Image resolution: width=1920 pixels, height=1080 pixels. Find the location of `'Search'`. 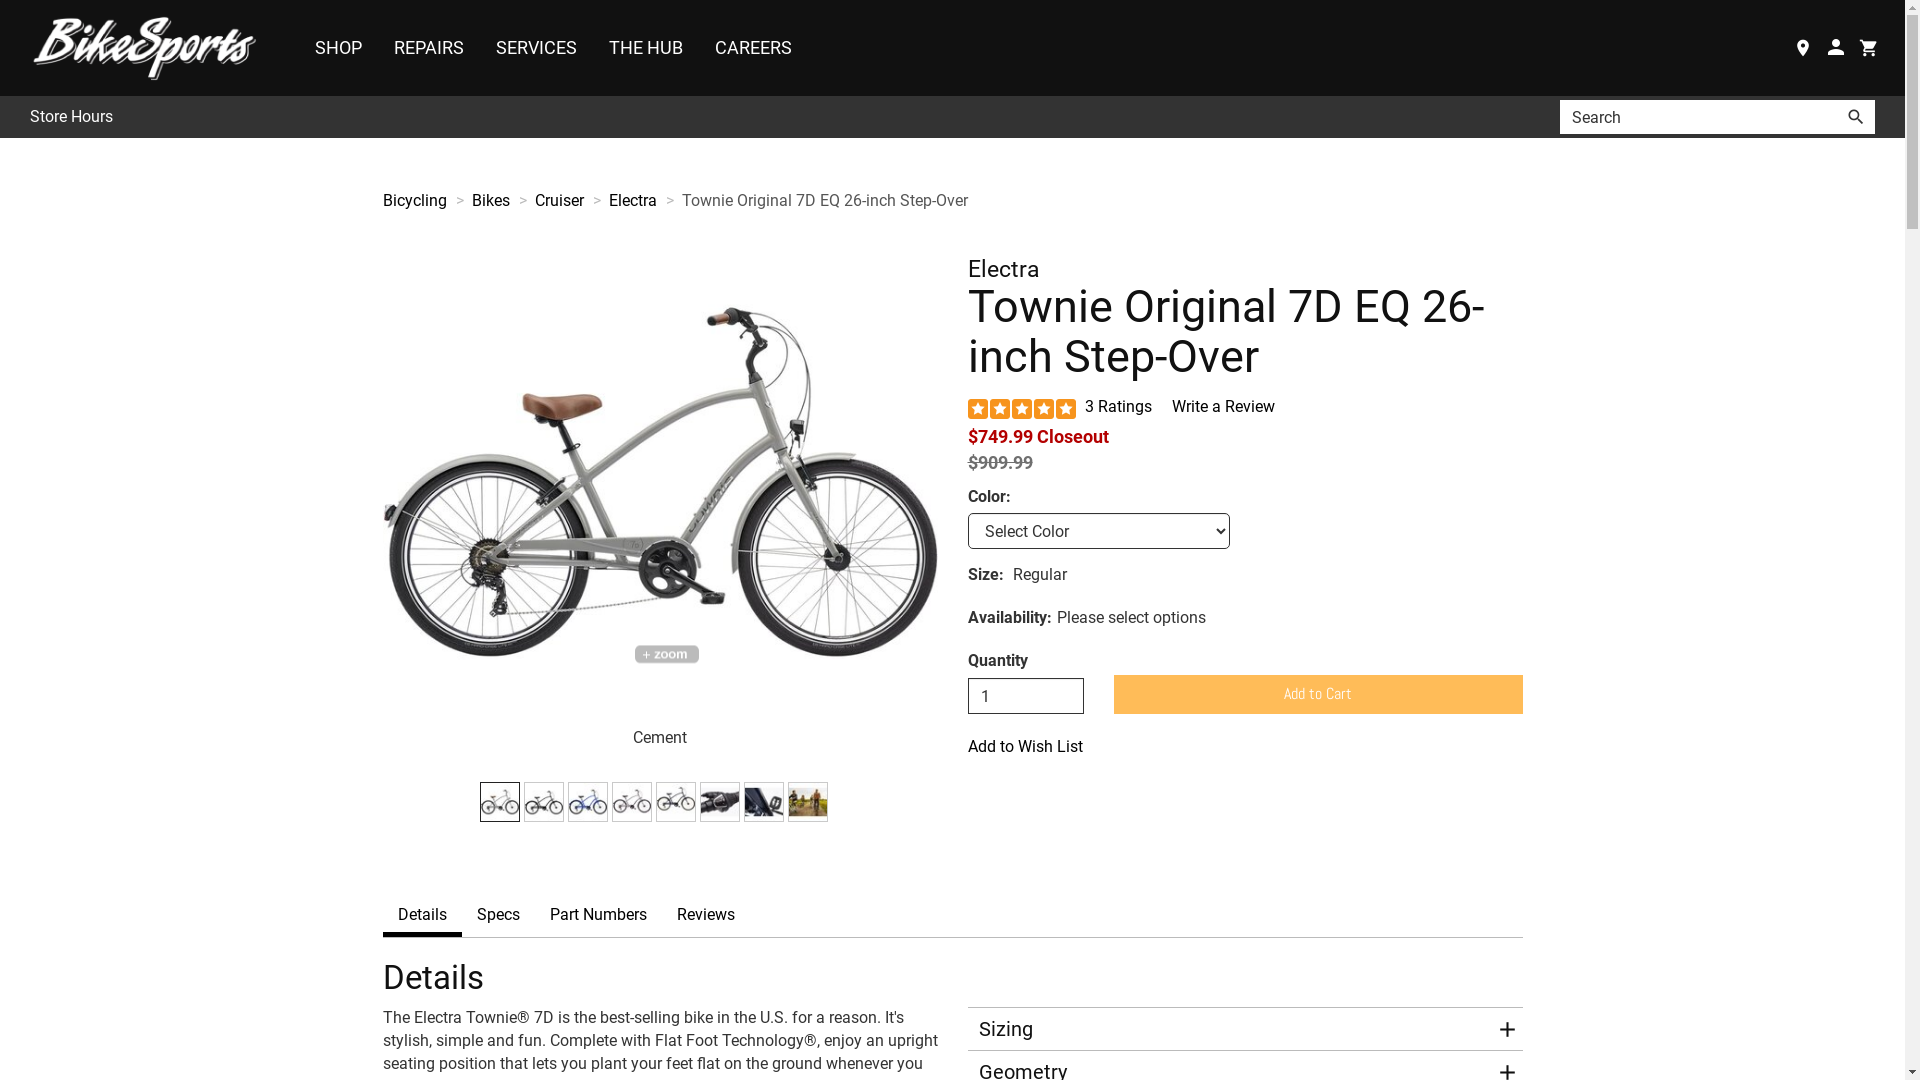

'Search' is located at coordinates (1855, 116).